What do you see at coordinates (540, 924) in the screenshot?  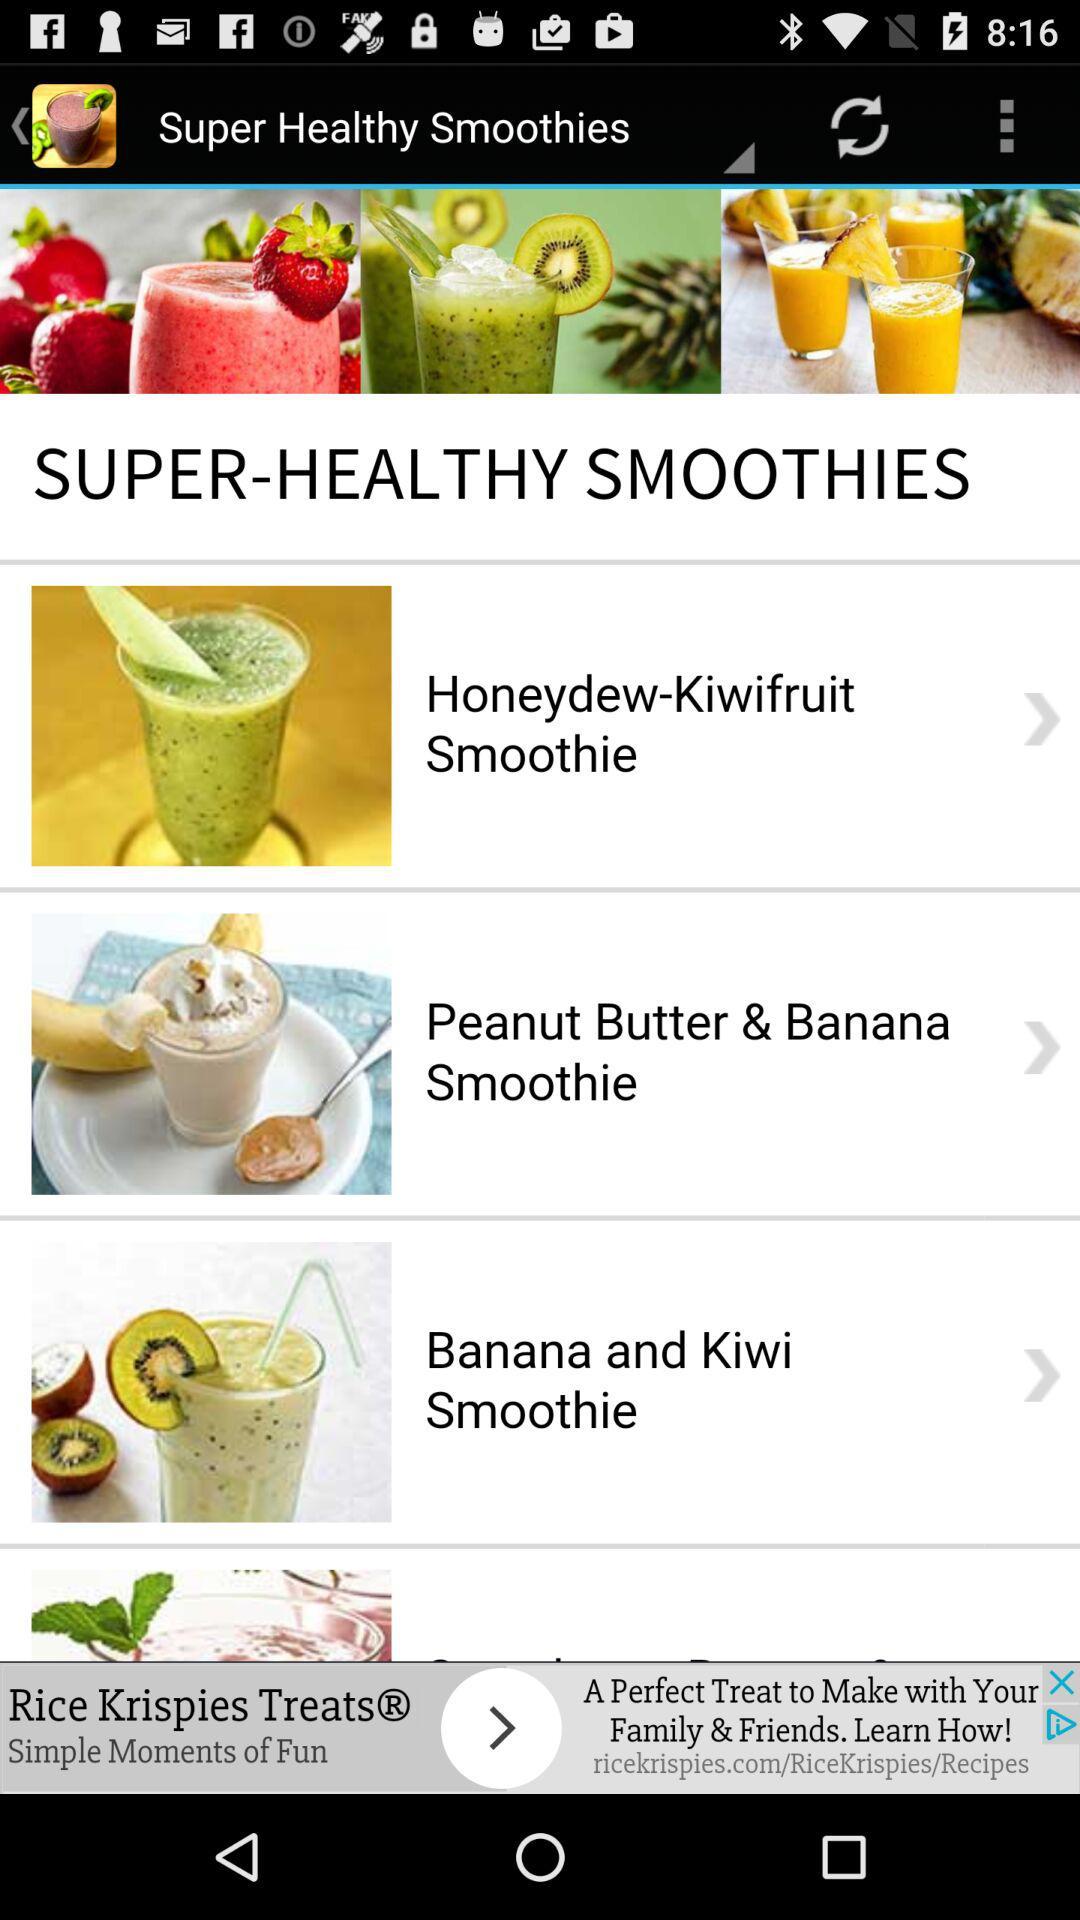 I see `front end` at bounding box center [540, 924].